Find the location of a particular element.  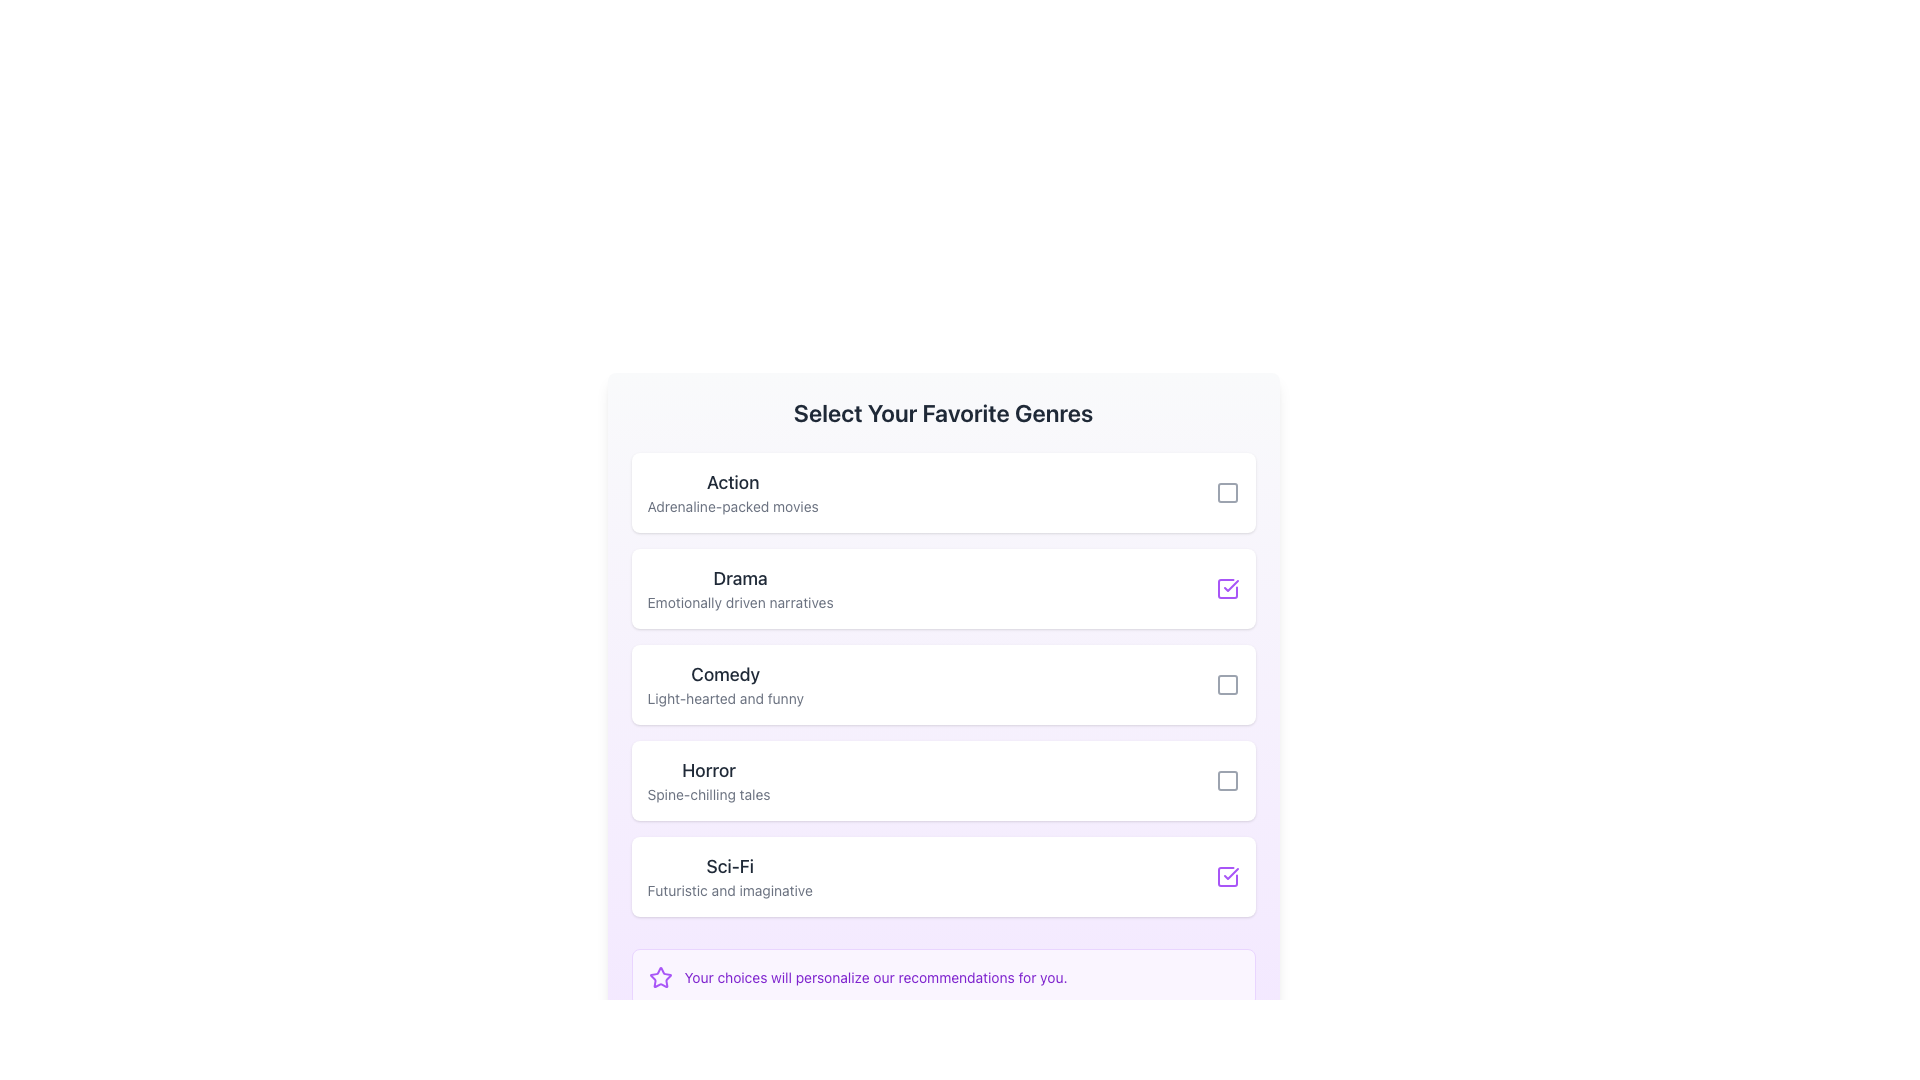

genre name displayed in the text label titled 'Drama' which is located in the second list item under 'Select Your Favorite Genres' is located at coordinates (739, 578).